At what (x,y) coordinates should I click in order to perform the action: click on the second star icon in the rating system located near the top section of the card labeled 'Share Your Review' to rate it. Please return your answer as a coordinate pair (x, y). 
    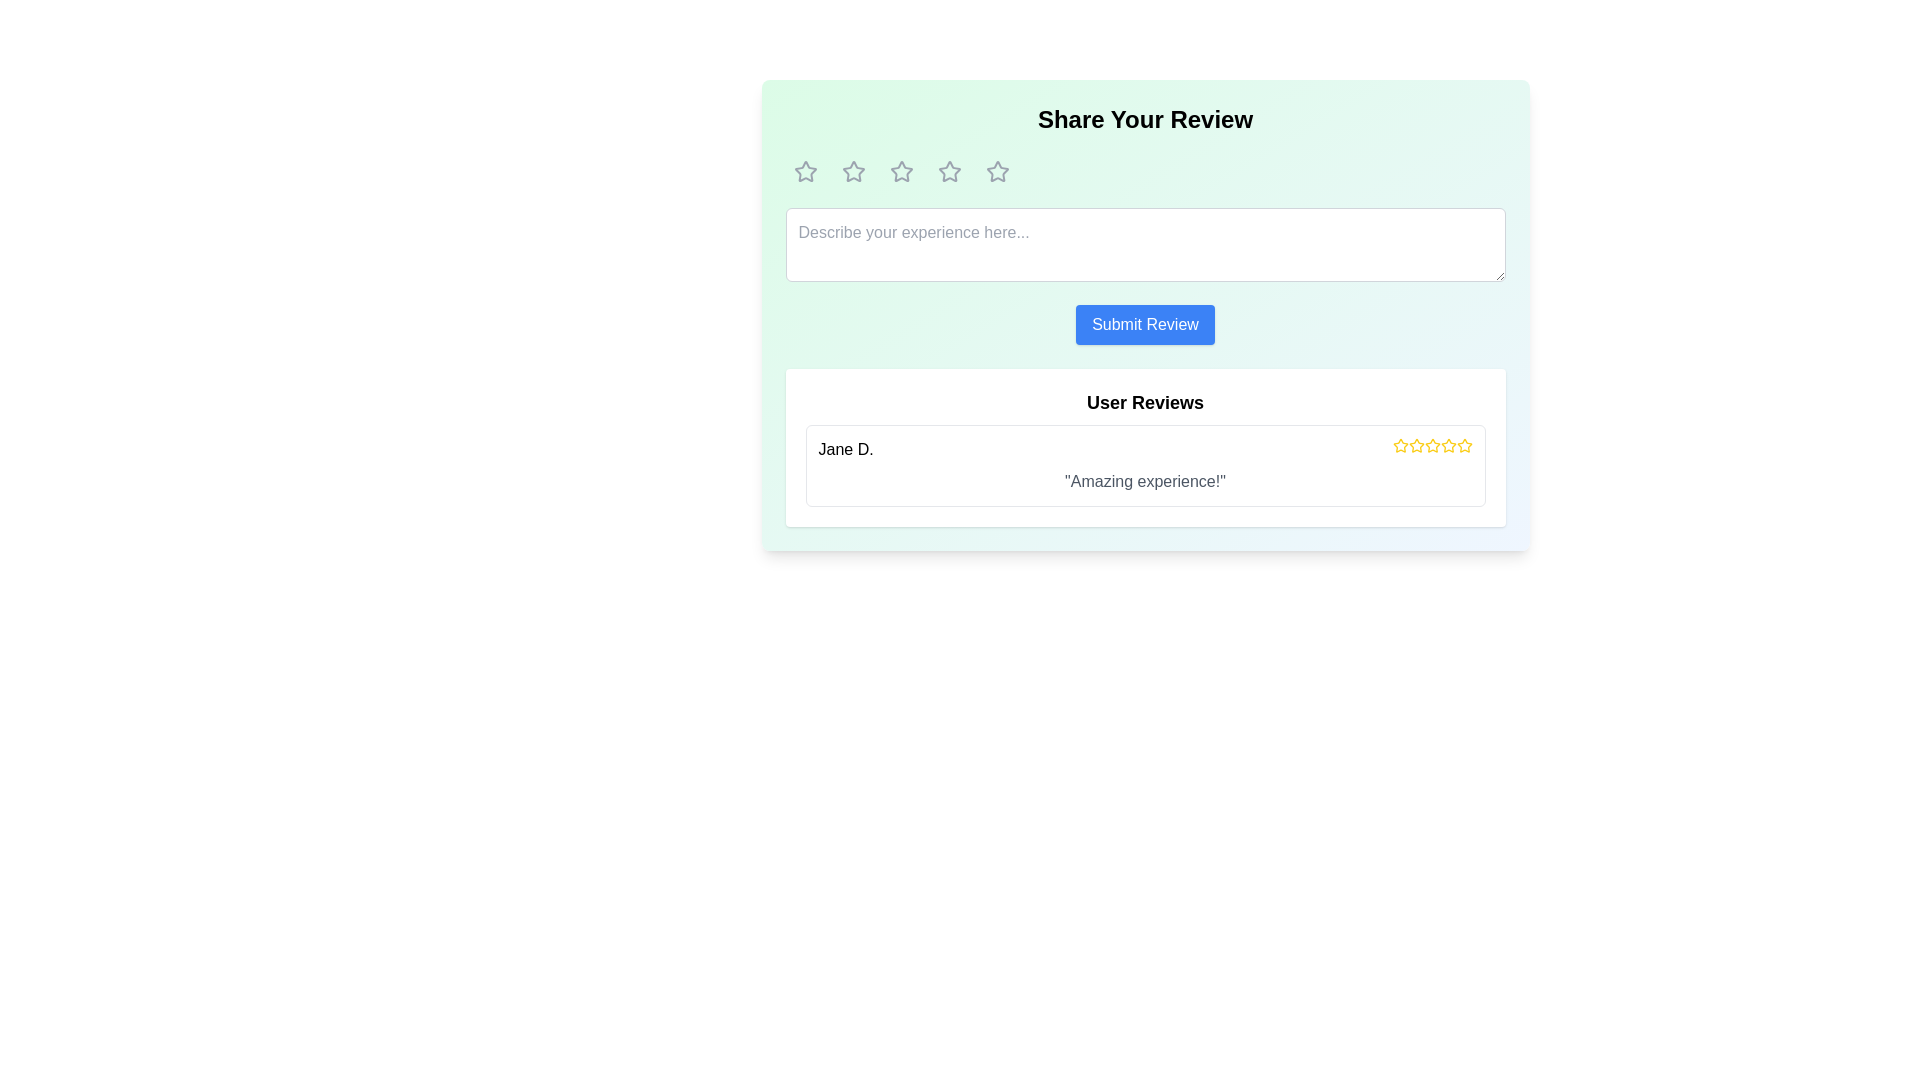
    Looking at the image, I should click on (900, 170).